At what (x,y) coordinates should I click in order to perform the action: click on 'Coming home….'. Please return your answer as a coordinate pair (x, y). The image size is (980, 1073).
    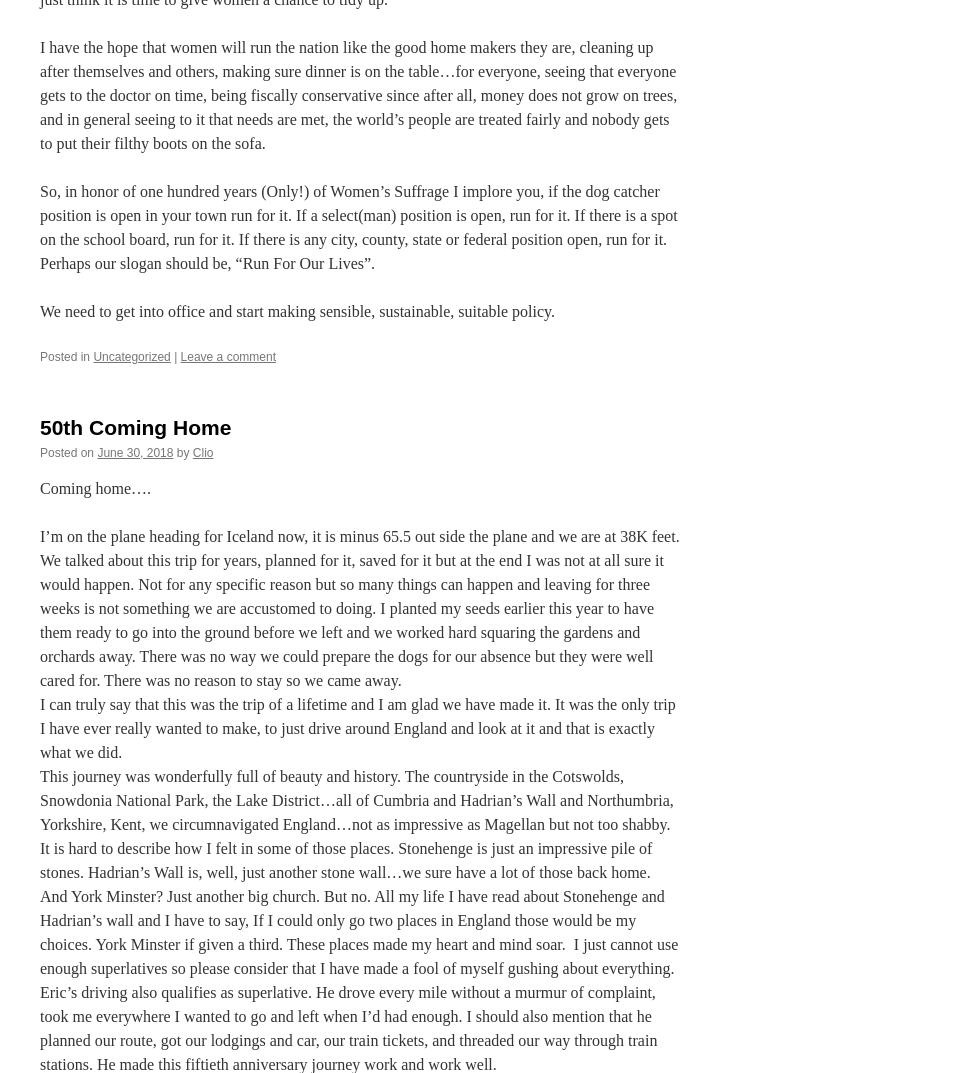
    Looking at the image, I should click on (95, 486).